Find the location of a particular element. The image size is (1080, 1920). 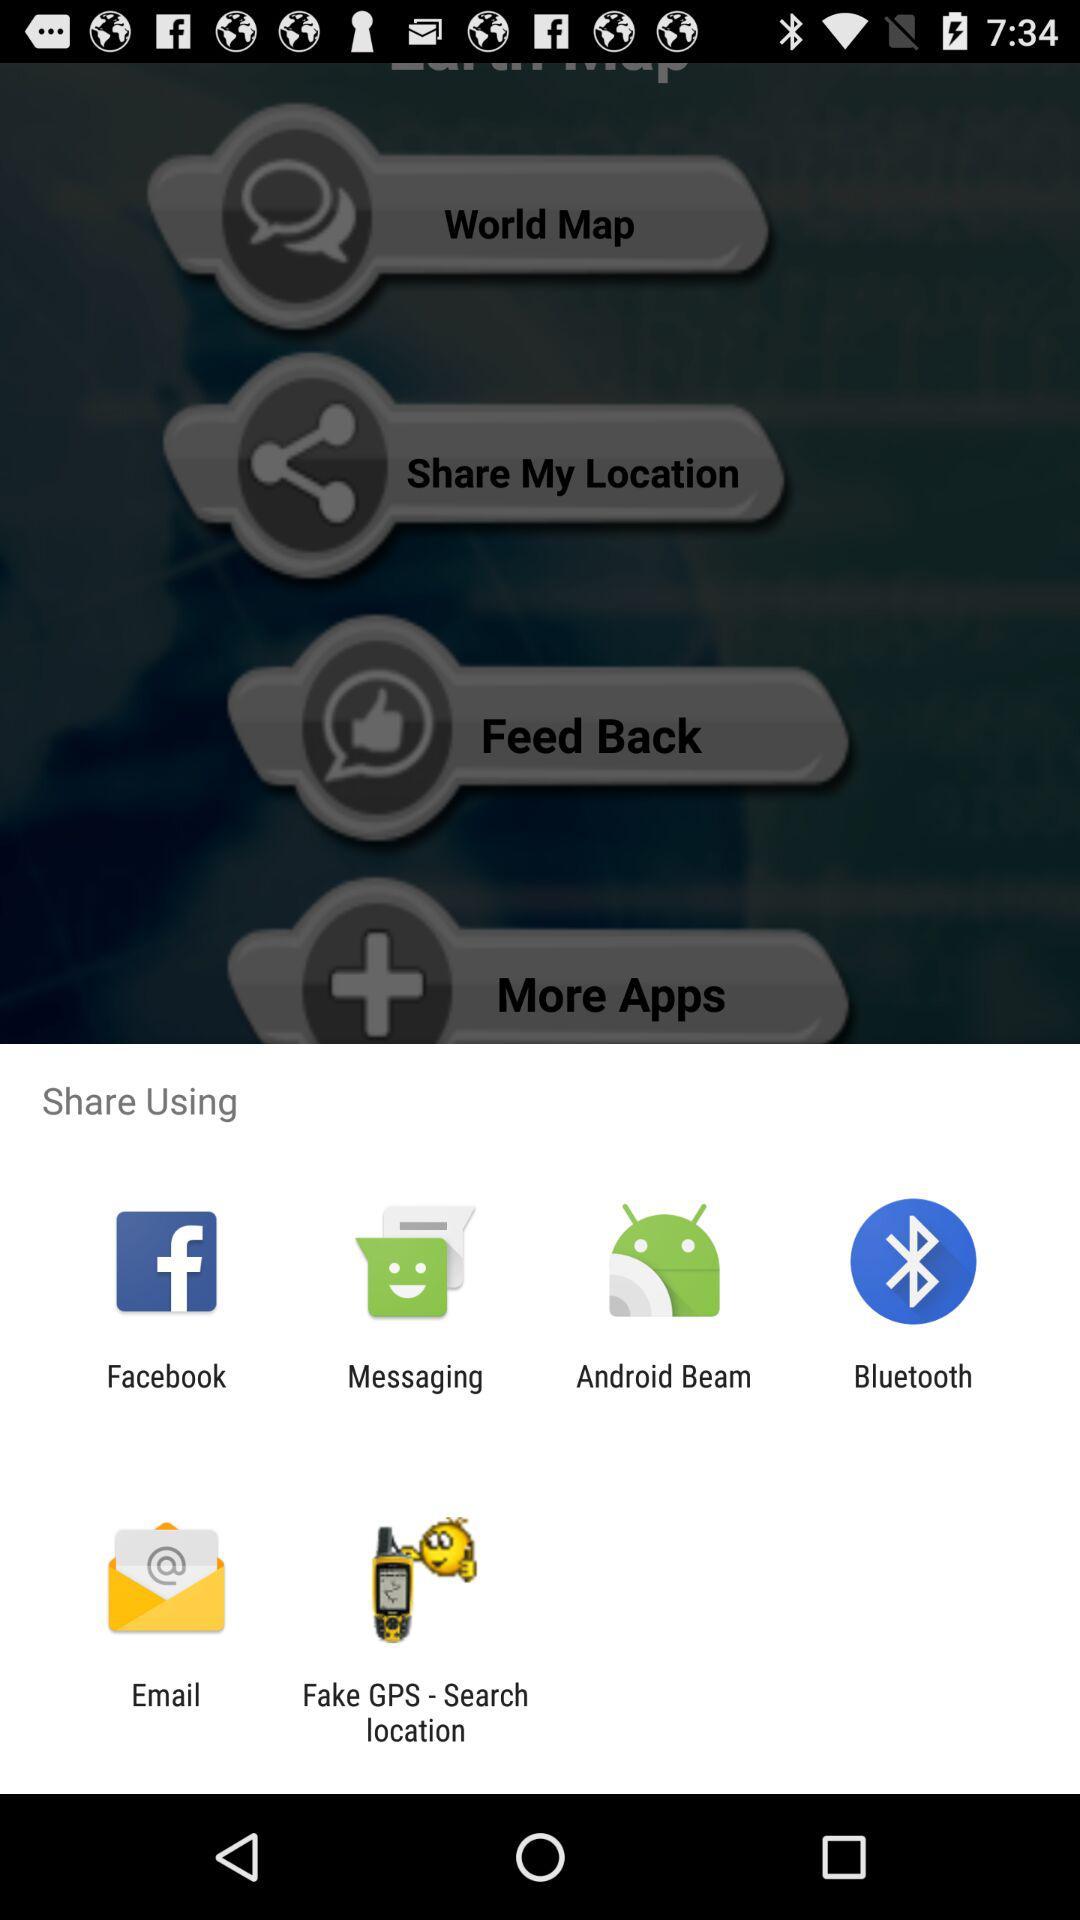

the email icon is located at coordinates (165, 1711).